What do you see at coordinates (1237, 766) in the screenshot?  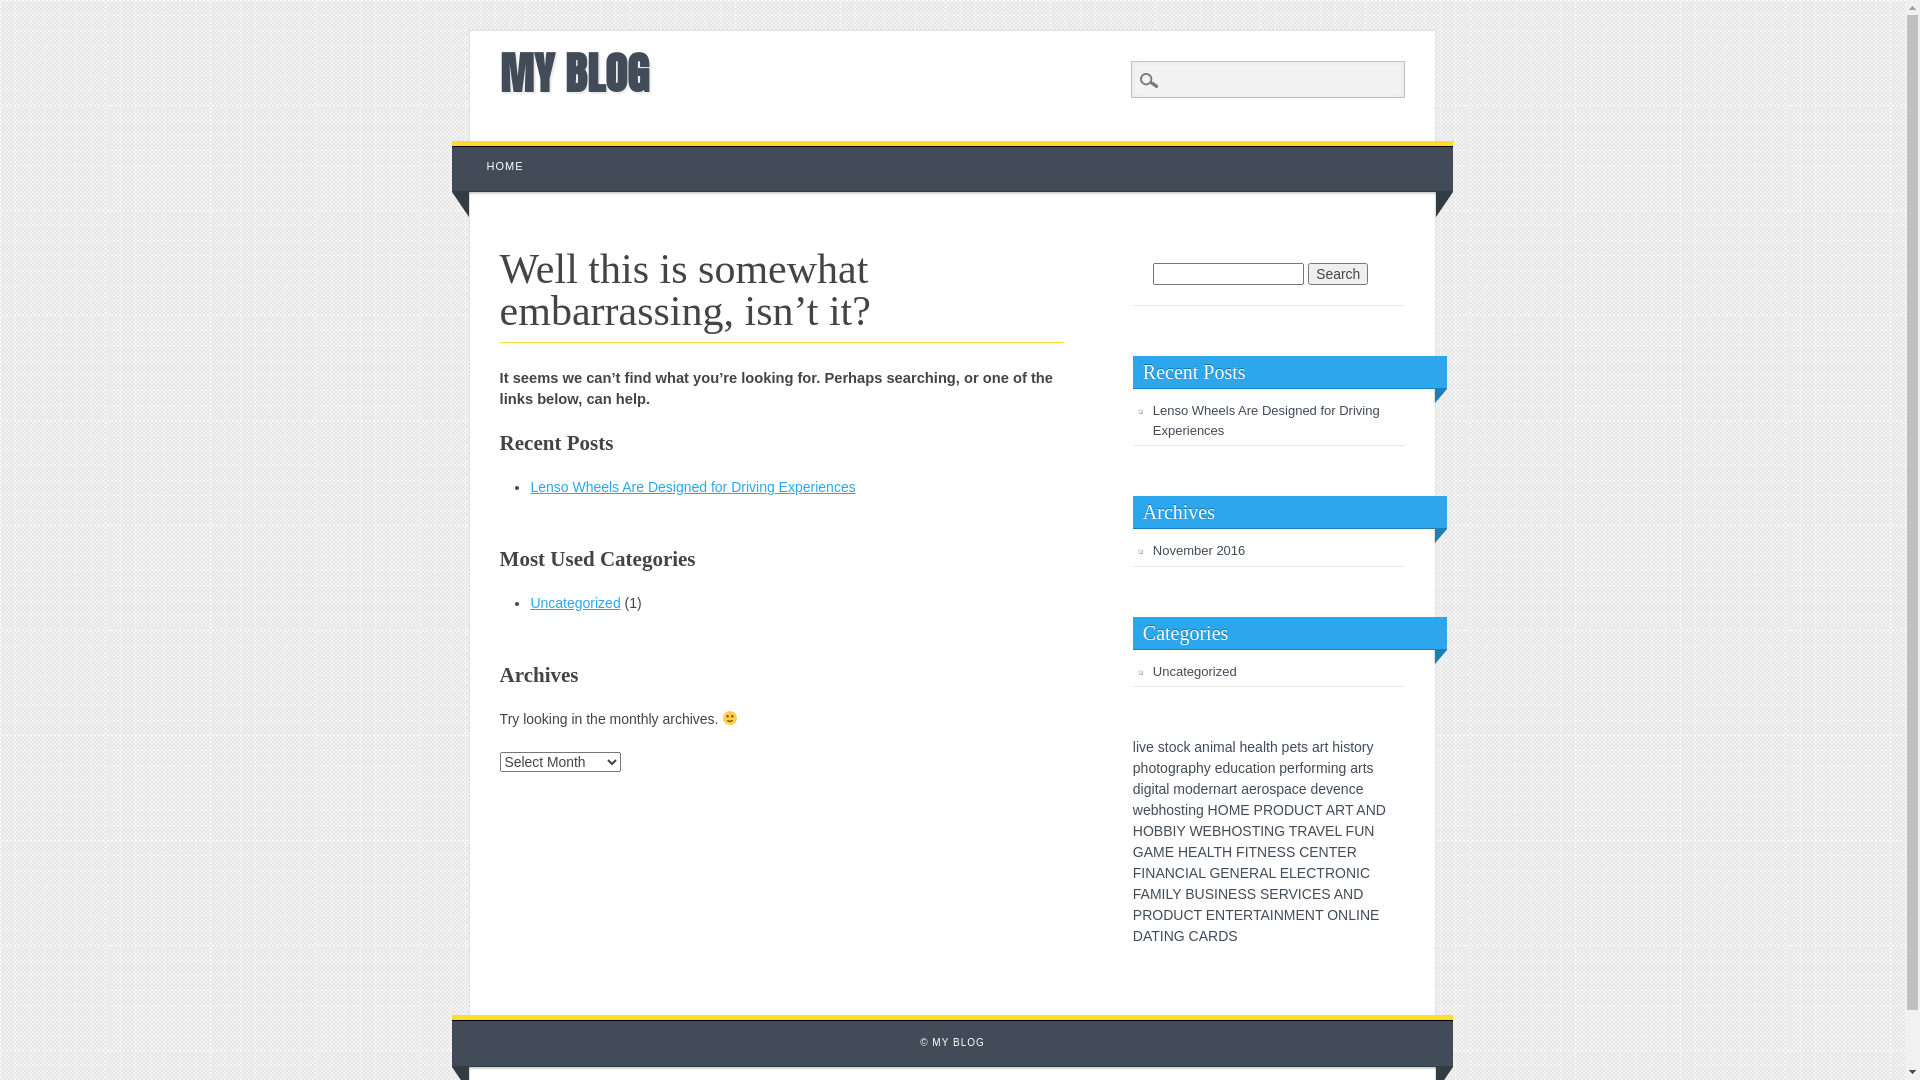 I see `'c'` at bounding box center [1237, 766].